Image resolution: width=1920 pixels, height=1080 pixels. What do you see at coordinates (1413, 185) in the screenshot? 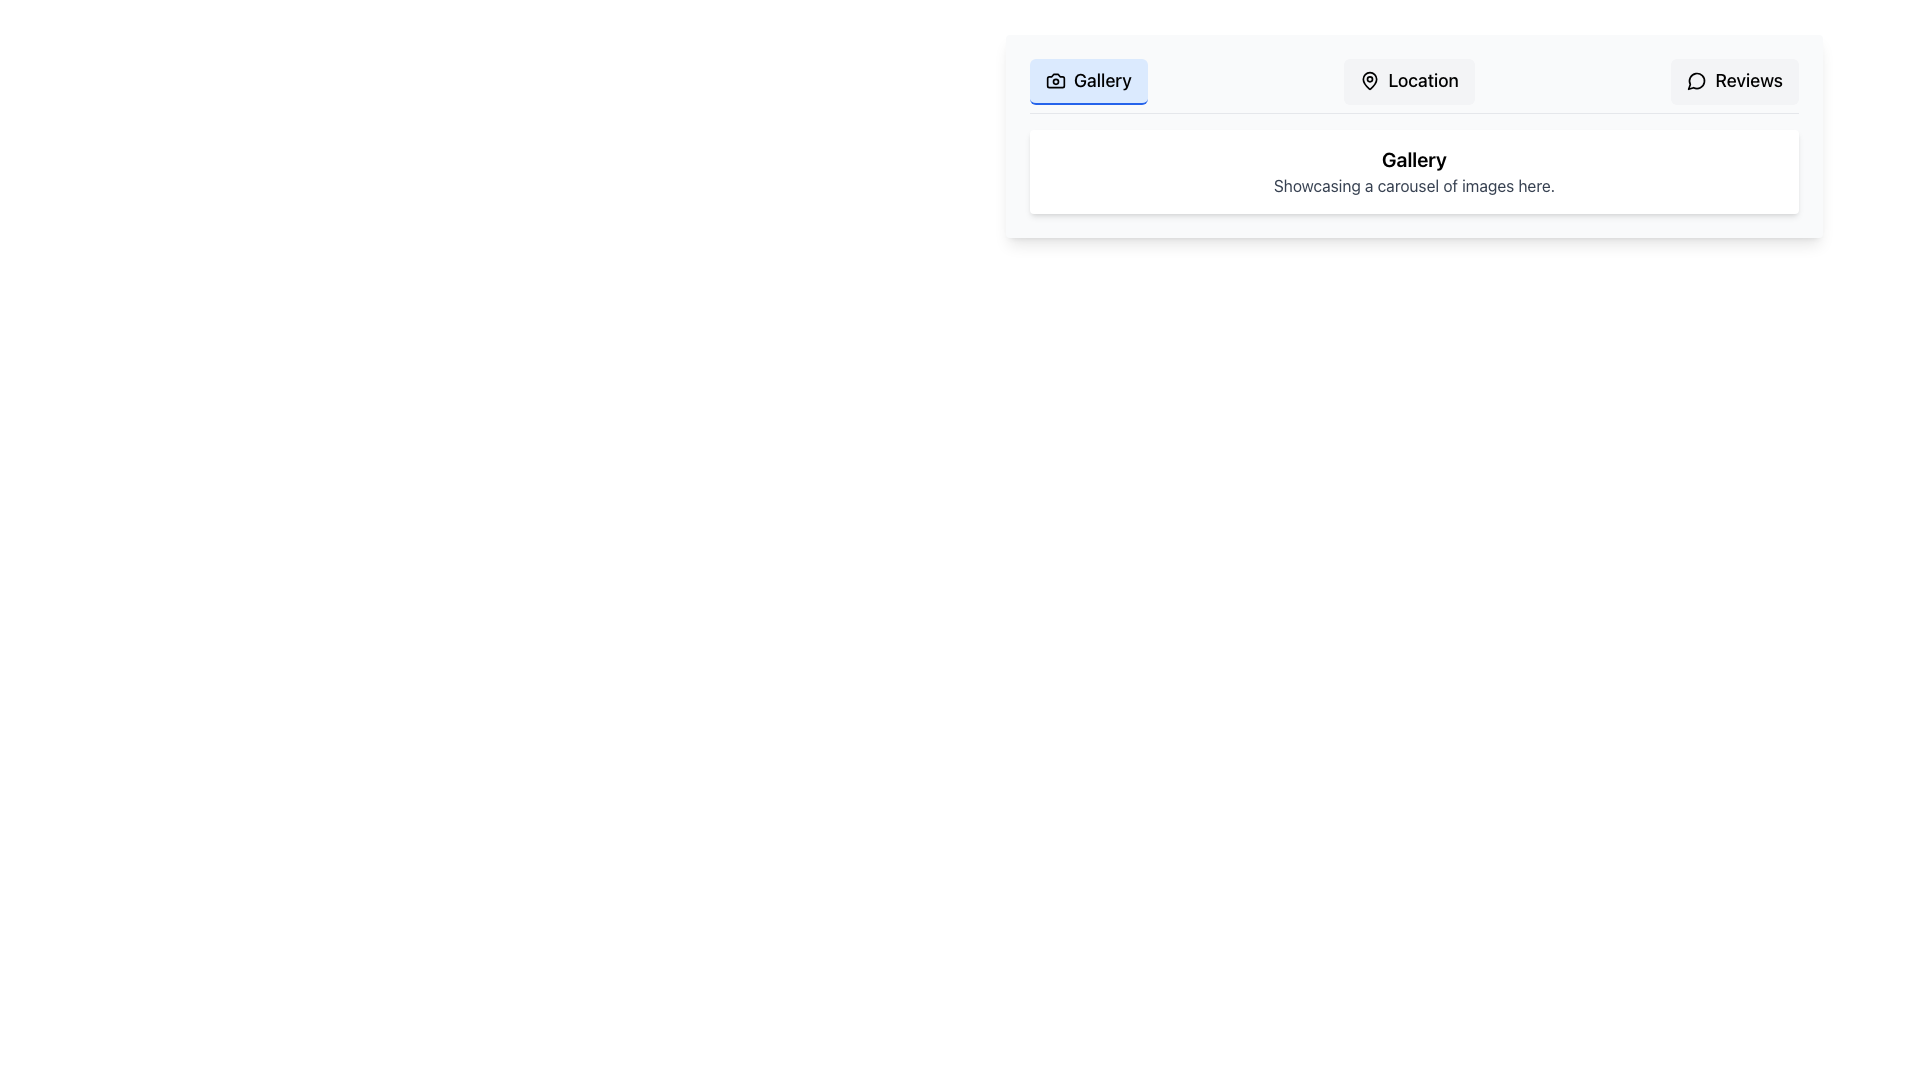
I see `the descriptive caption in the 'Gallery' section, located immediately underneath the heading 'Gallery'` at bounding box center [1413, 185].